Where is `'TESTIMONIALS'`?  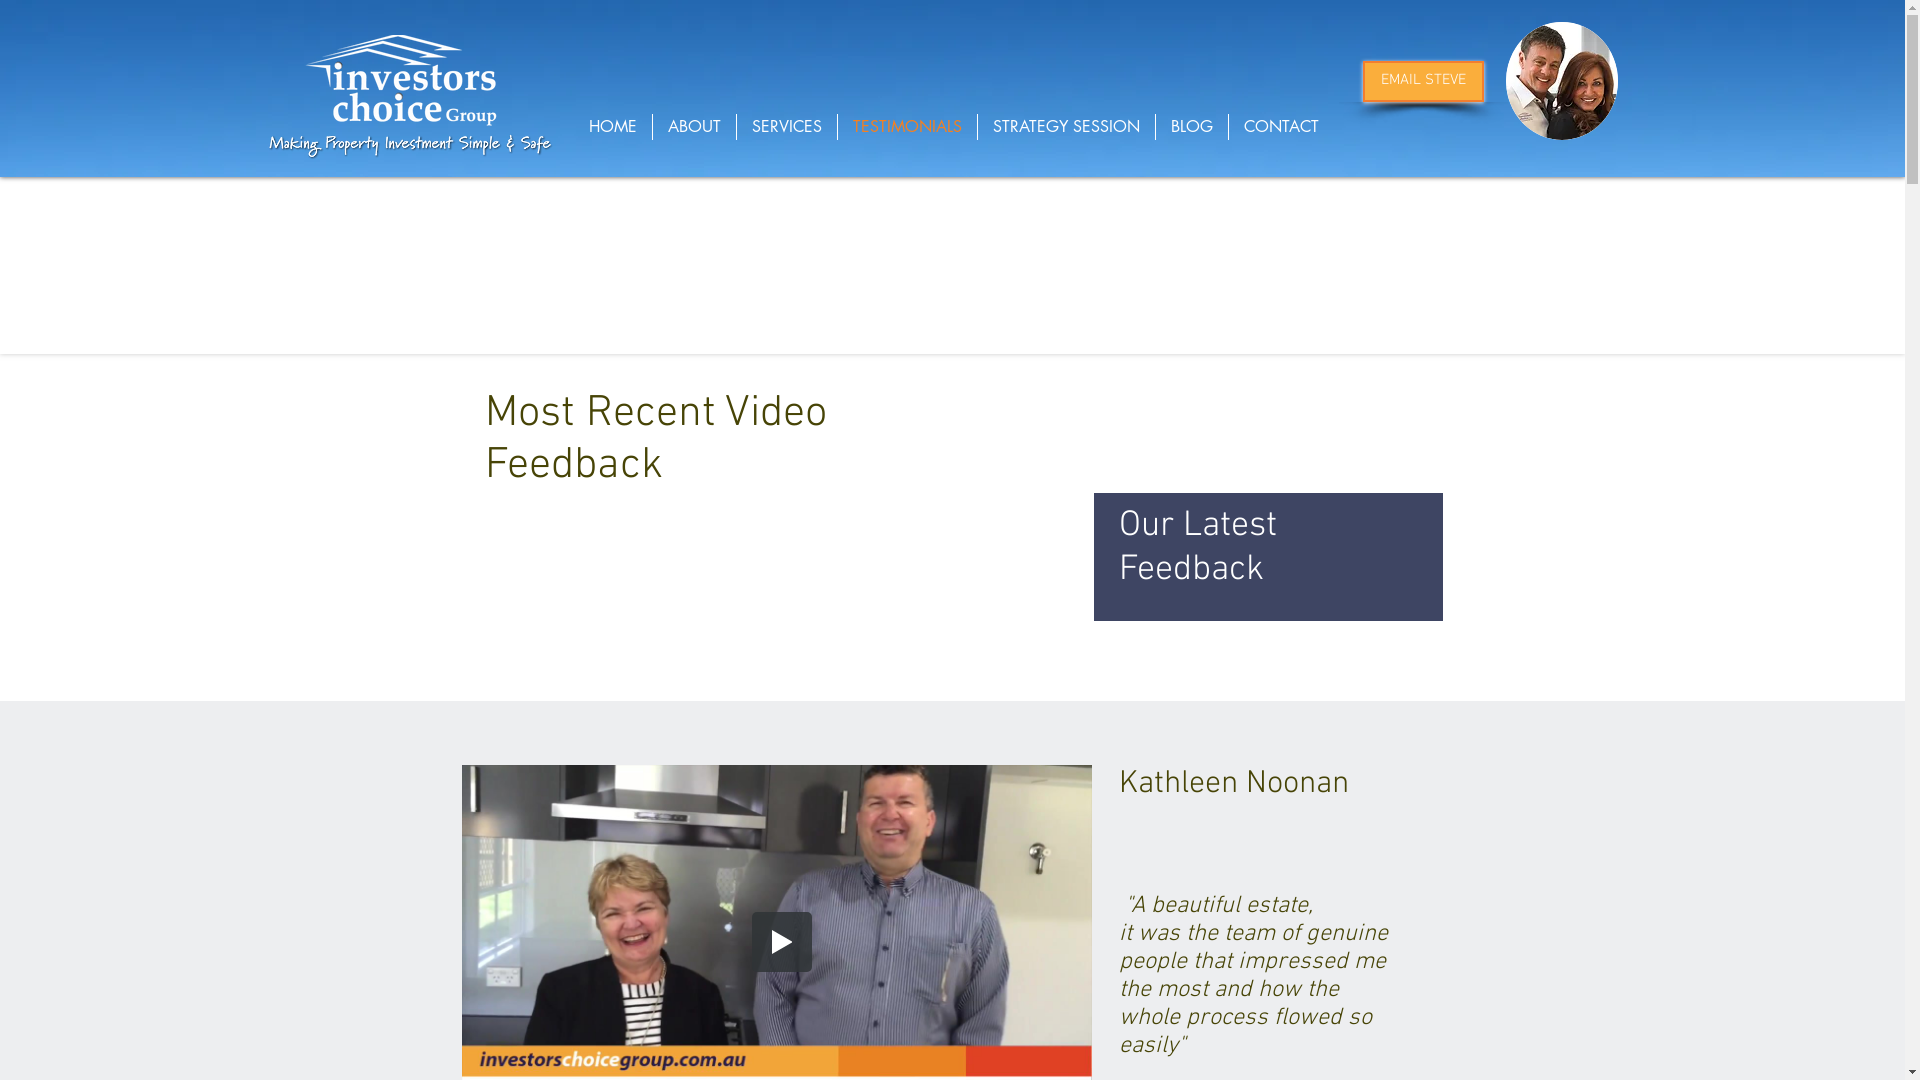
'TESTIMONIALS' is located at coordinates (906, 127).